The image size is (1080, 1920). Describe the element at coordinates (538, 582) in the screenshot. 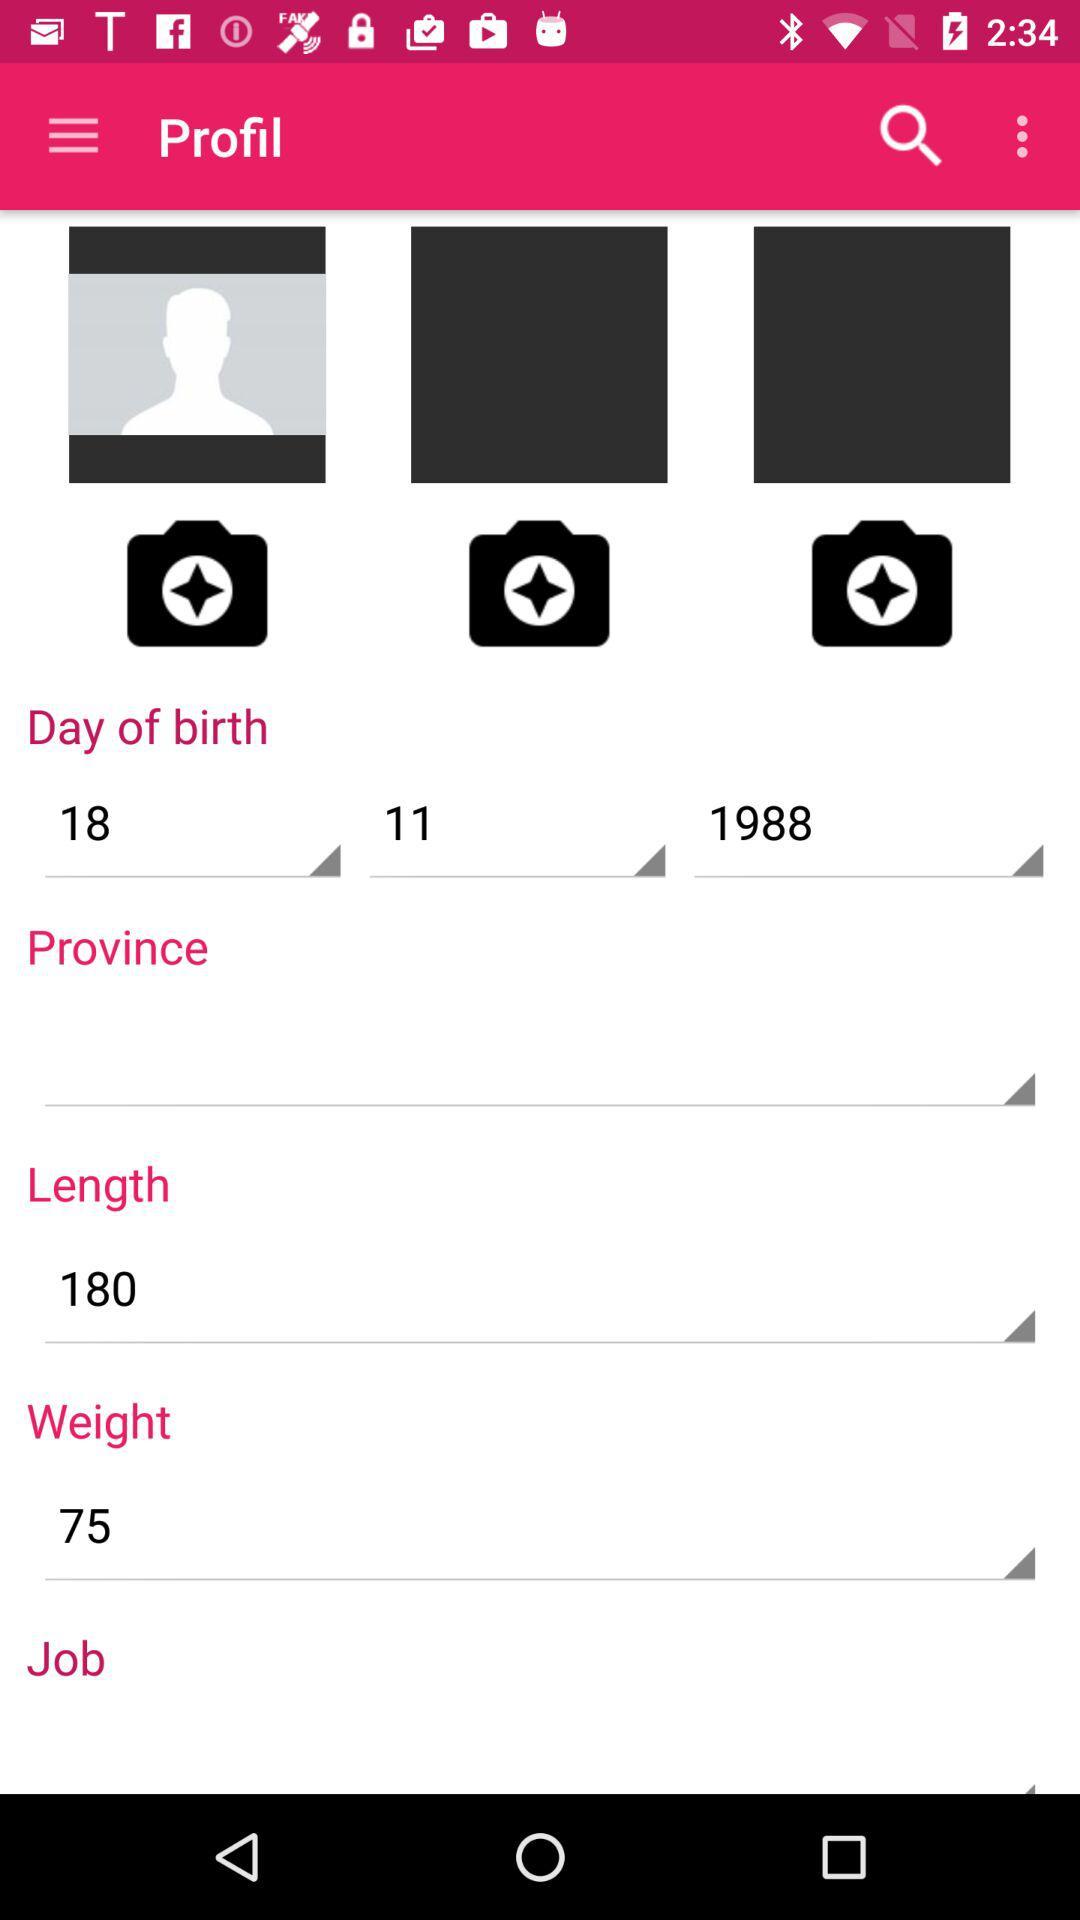

I see `upload photo` at that location.